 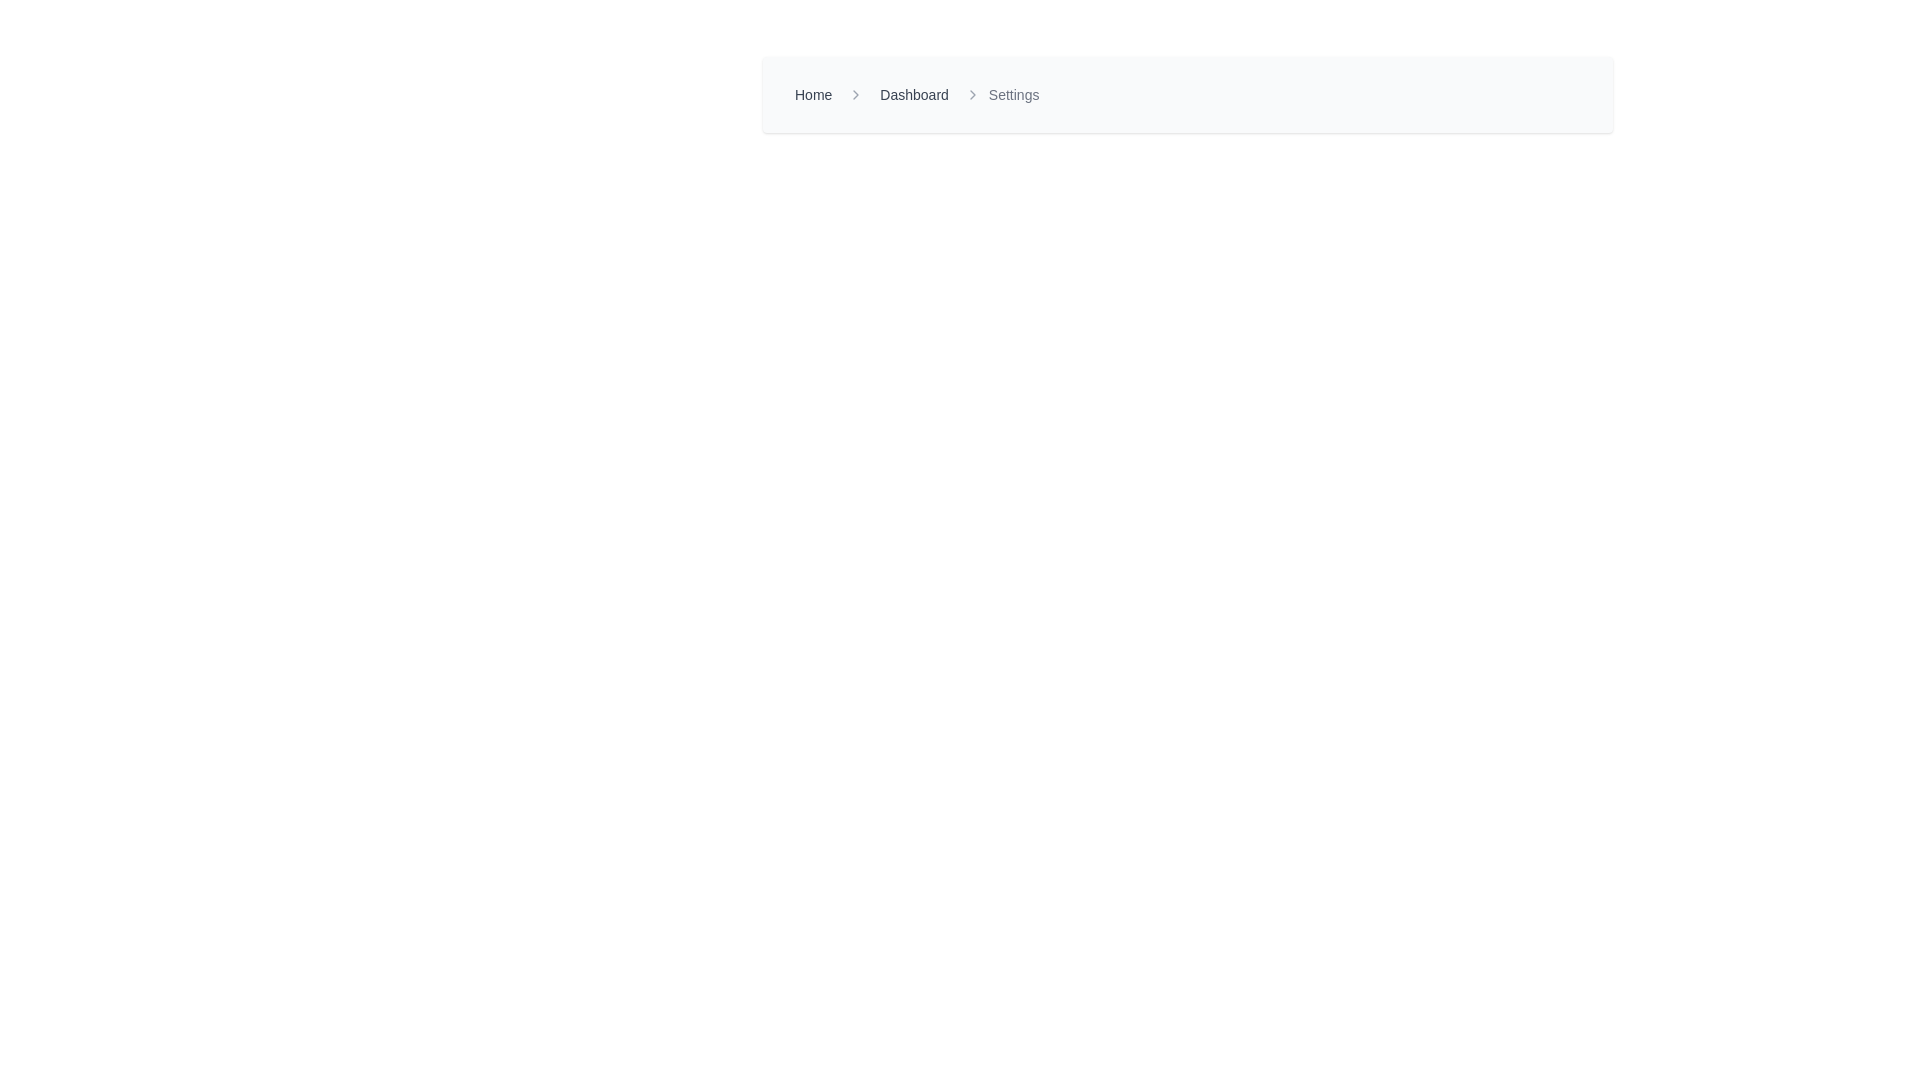 What do you see at coordinates (813, 95) in the screenshot?
I see `the 'Home' hyperlink in the breadcrumb navigation` at bounding box center [813, 95].